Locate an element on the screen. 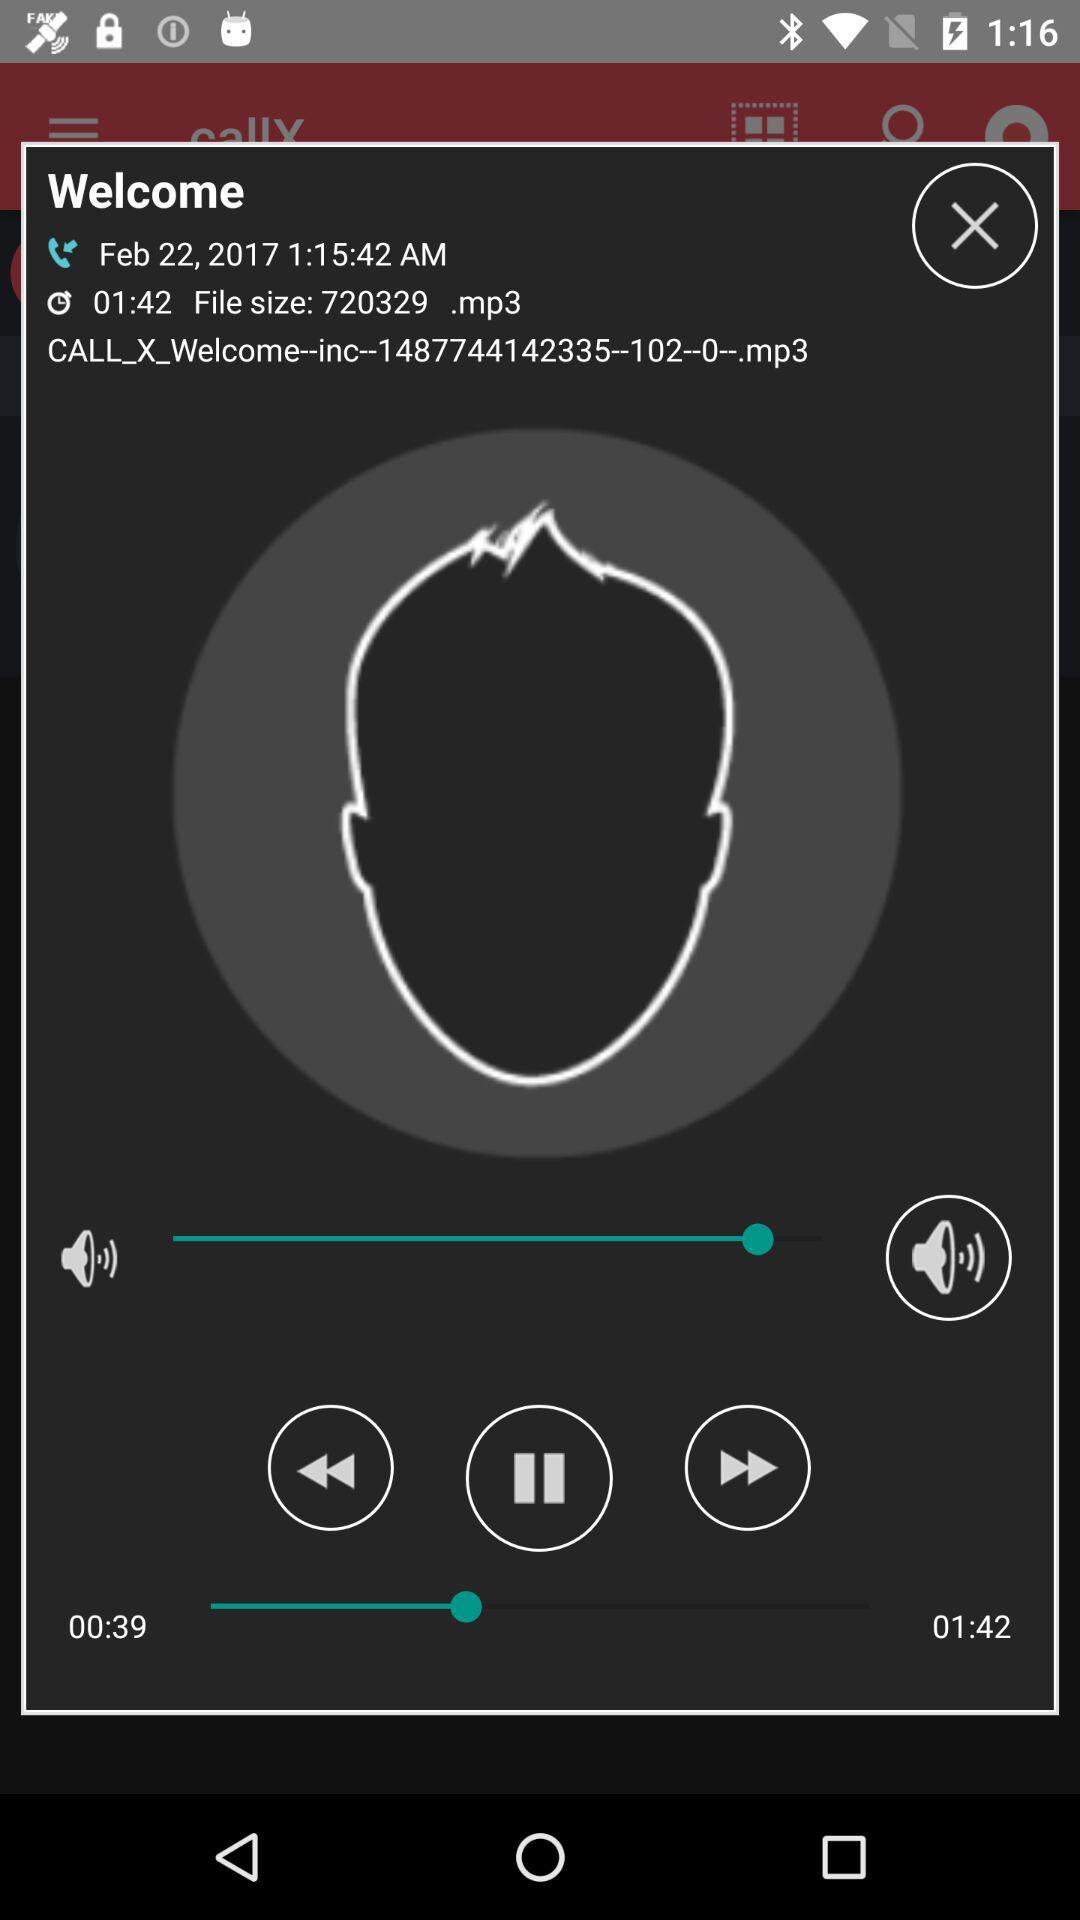 This screenshot has height=1920, width=1080. box is located at coordinates (974, 225).